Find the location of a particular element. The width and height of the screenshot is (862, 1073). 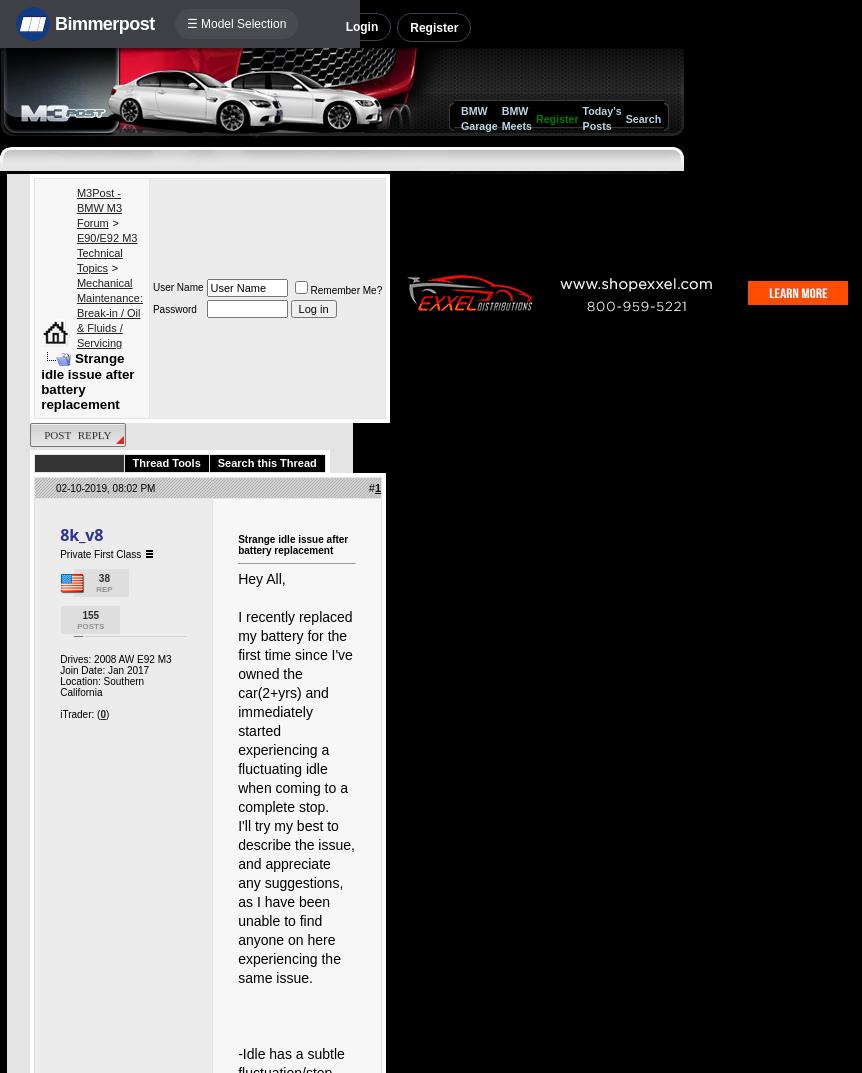

'Password' is located at coordinates (174, 308).